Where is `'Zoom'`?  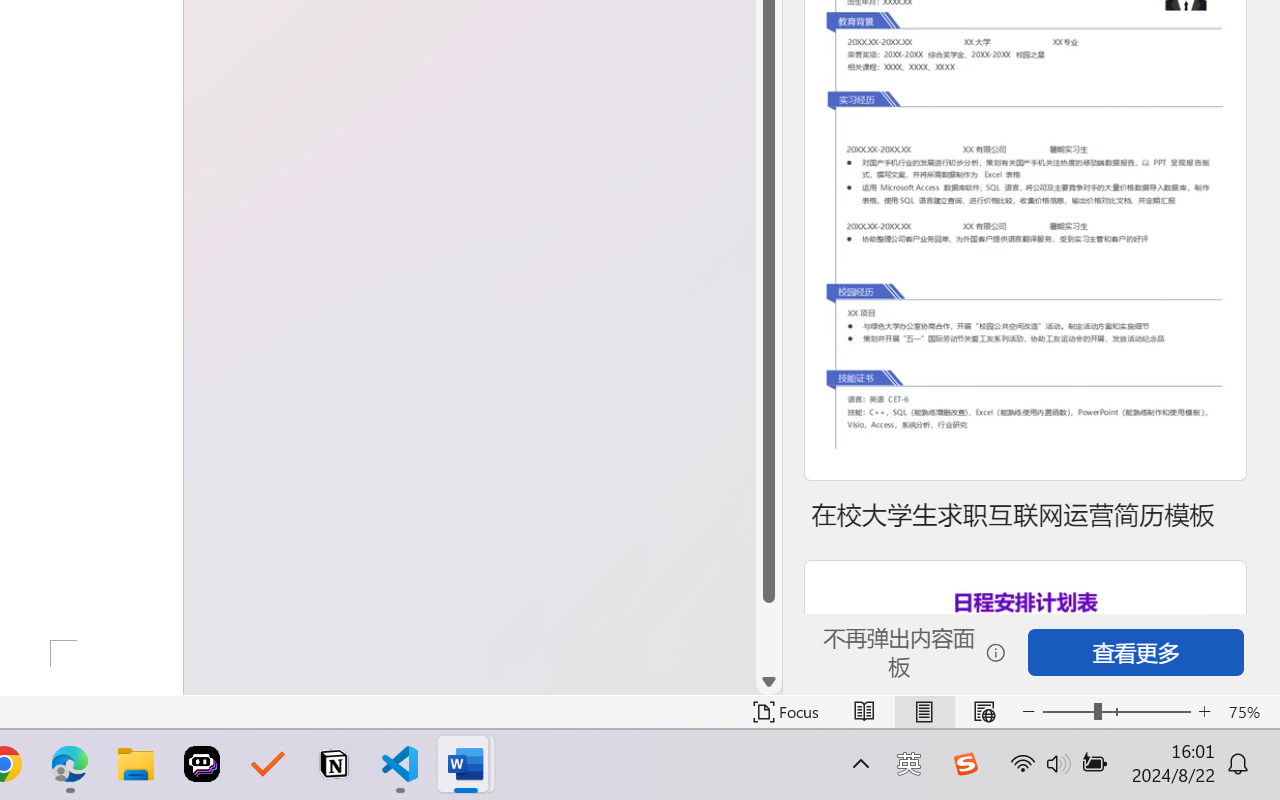
'Zoom' is located at coordinates (1115, 711).